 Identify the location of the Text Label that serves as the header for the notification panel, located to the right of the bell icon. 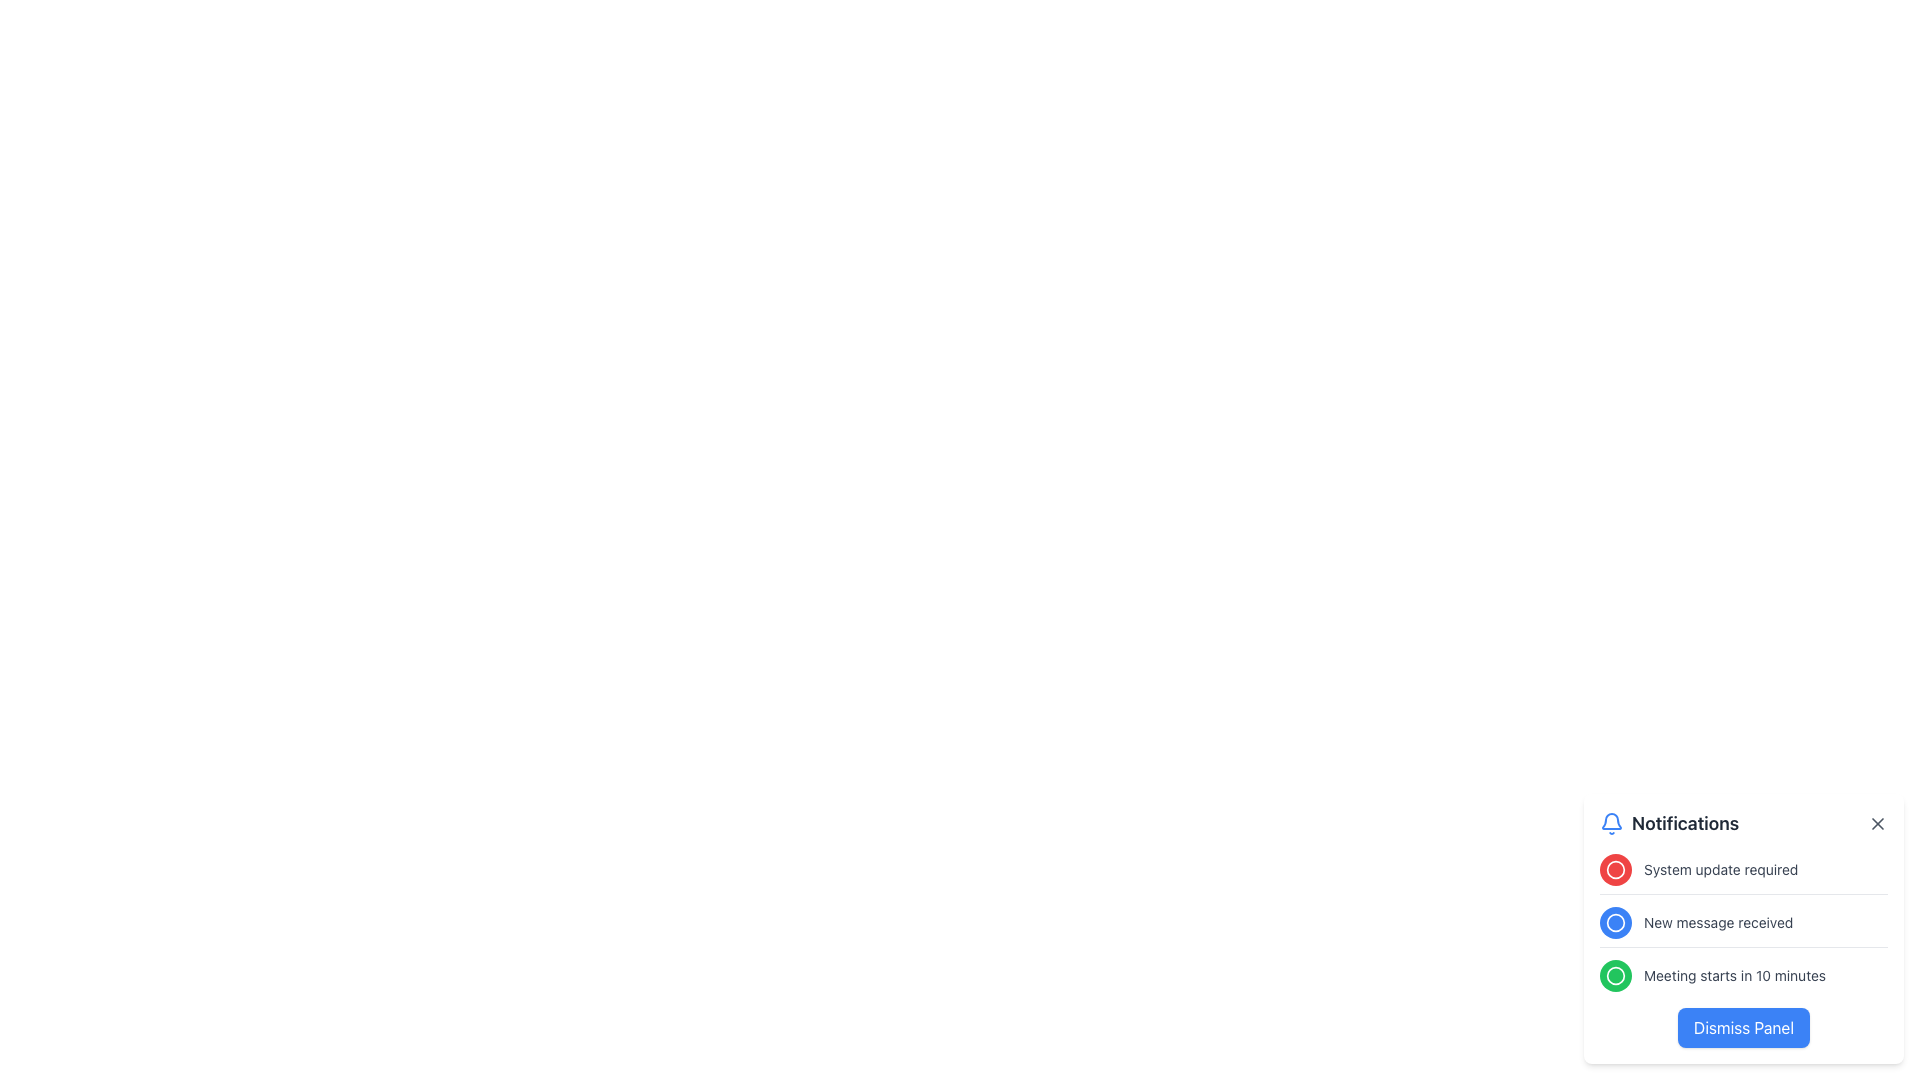
(1684, 824).